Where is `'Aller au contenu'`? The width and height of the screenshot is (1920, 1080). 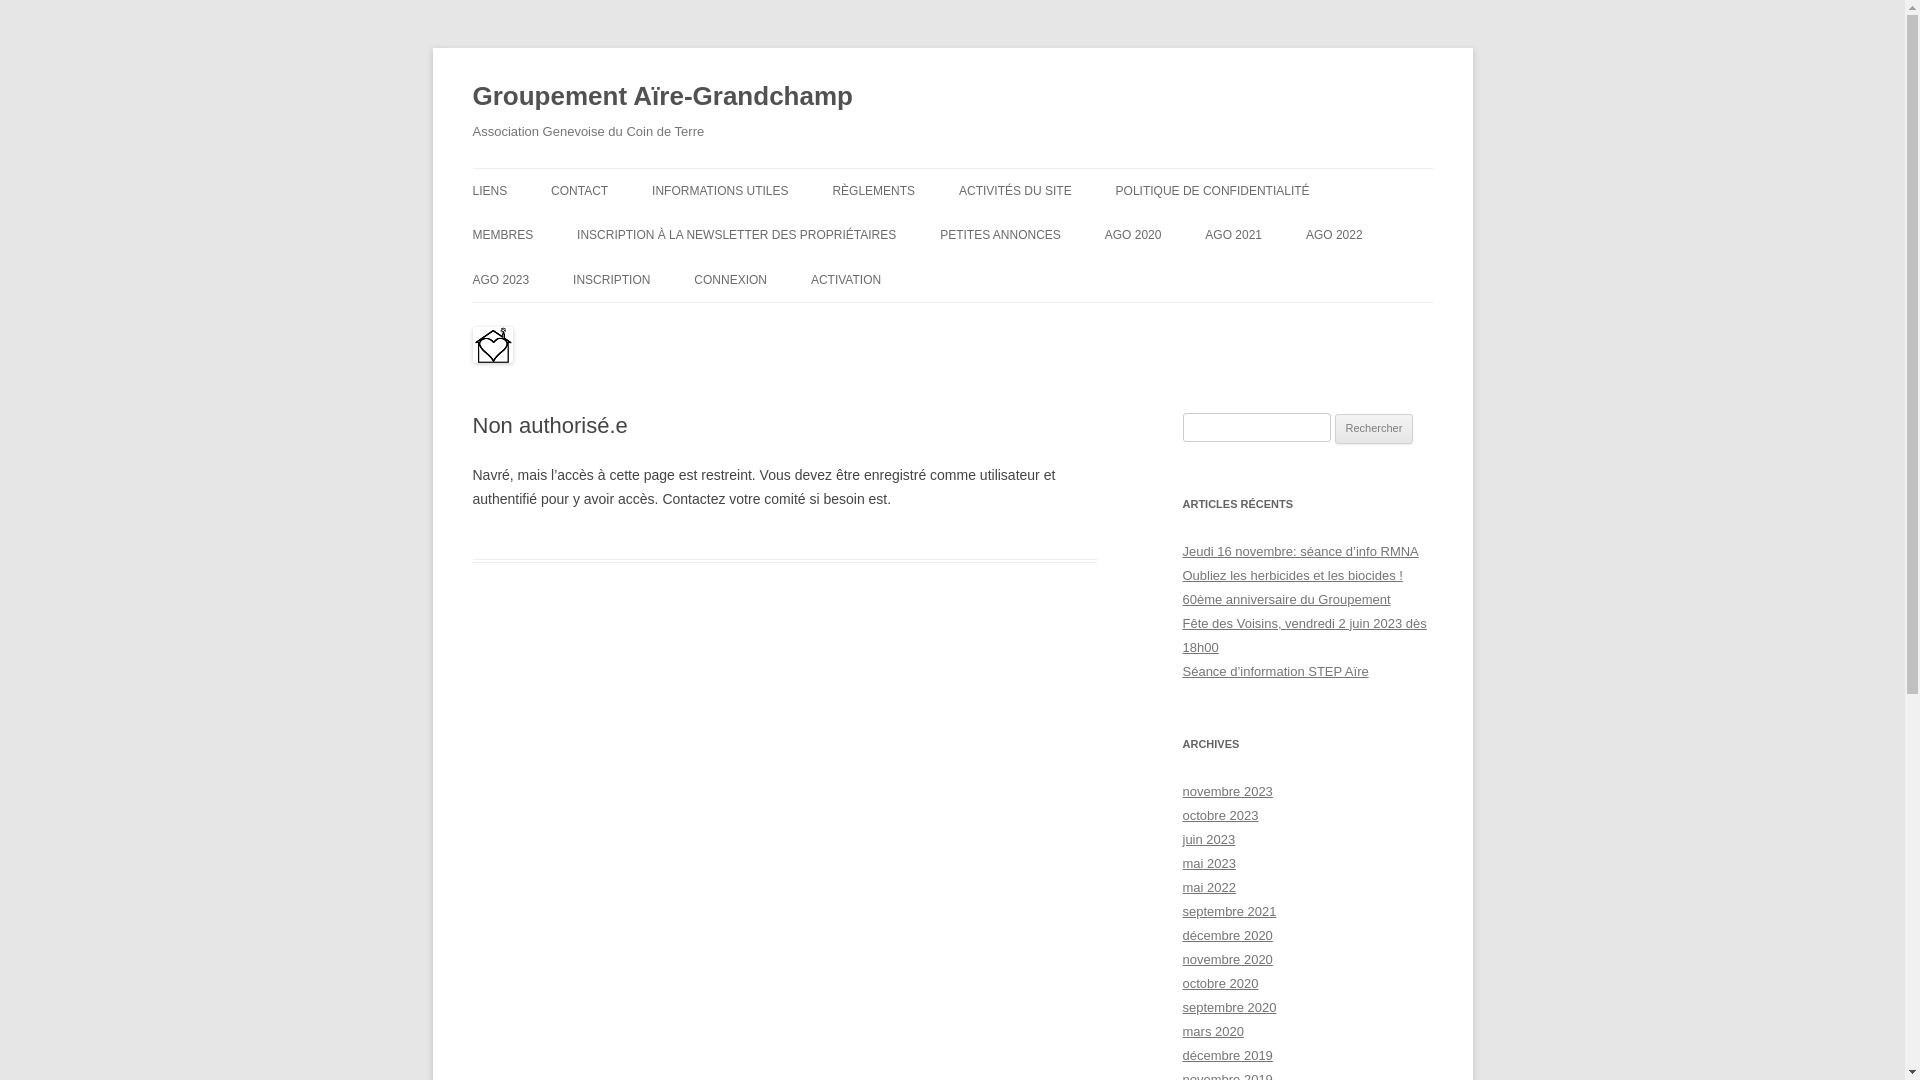
'Aller au contenu' is located at coordinates (951, 167).